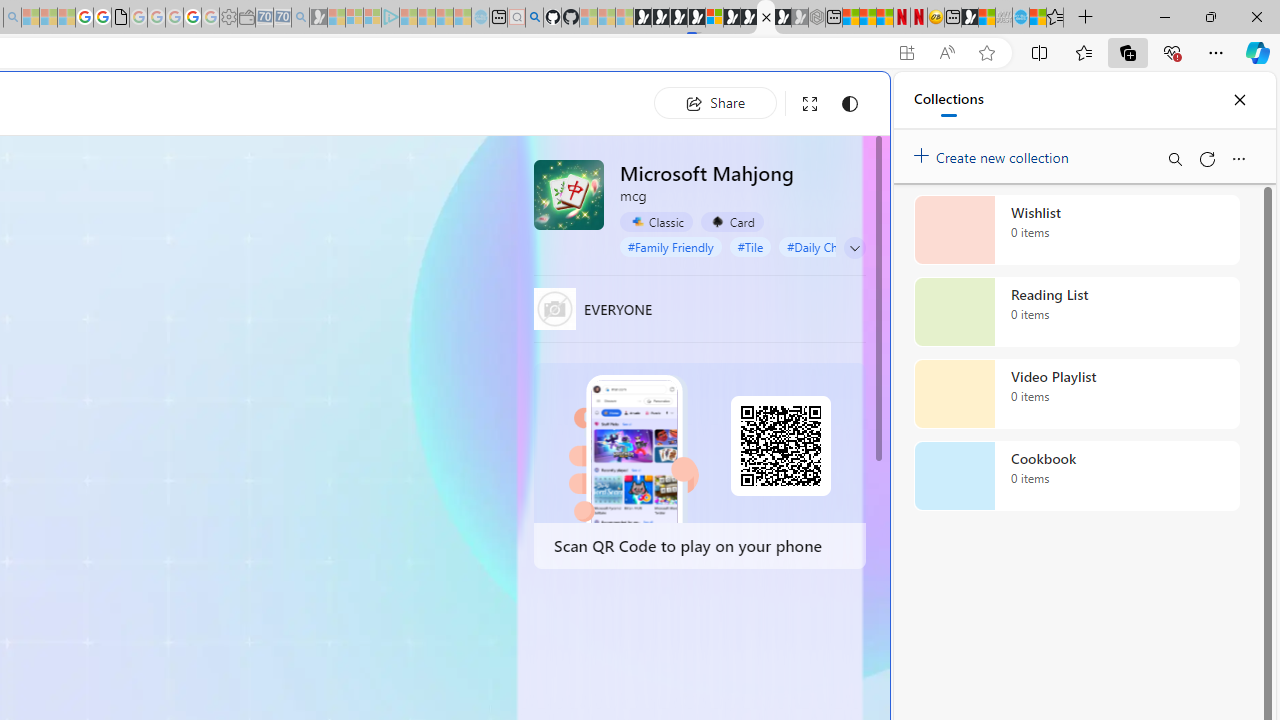 The image size is (1280, 720). Describe the element at coordinates (670, 245) in the screenshot. I see `'#Family Friendly'` at that location.